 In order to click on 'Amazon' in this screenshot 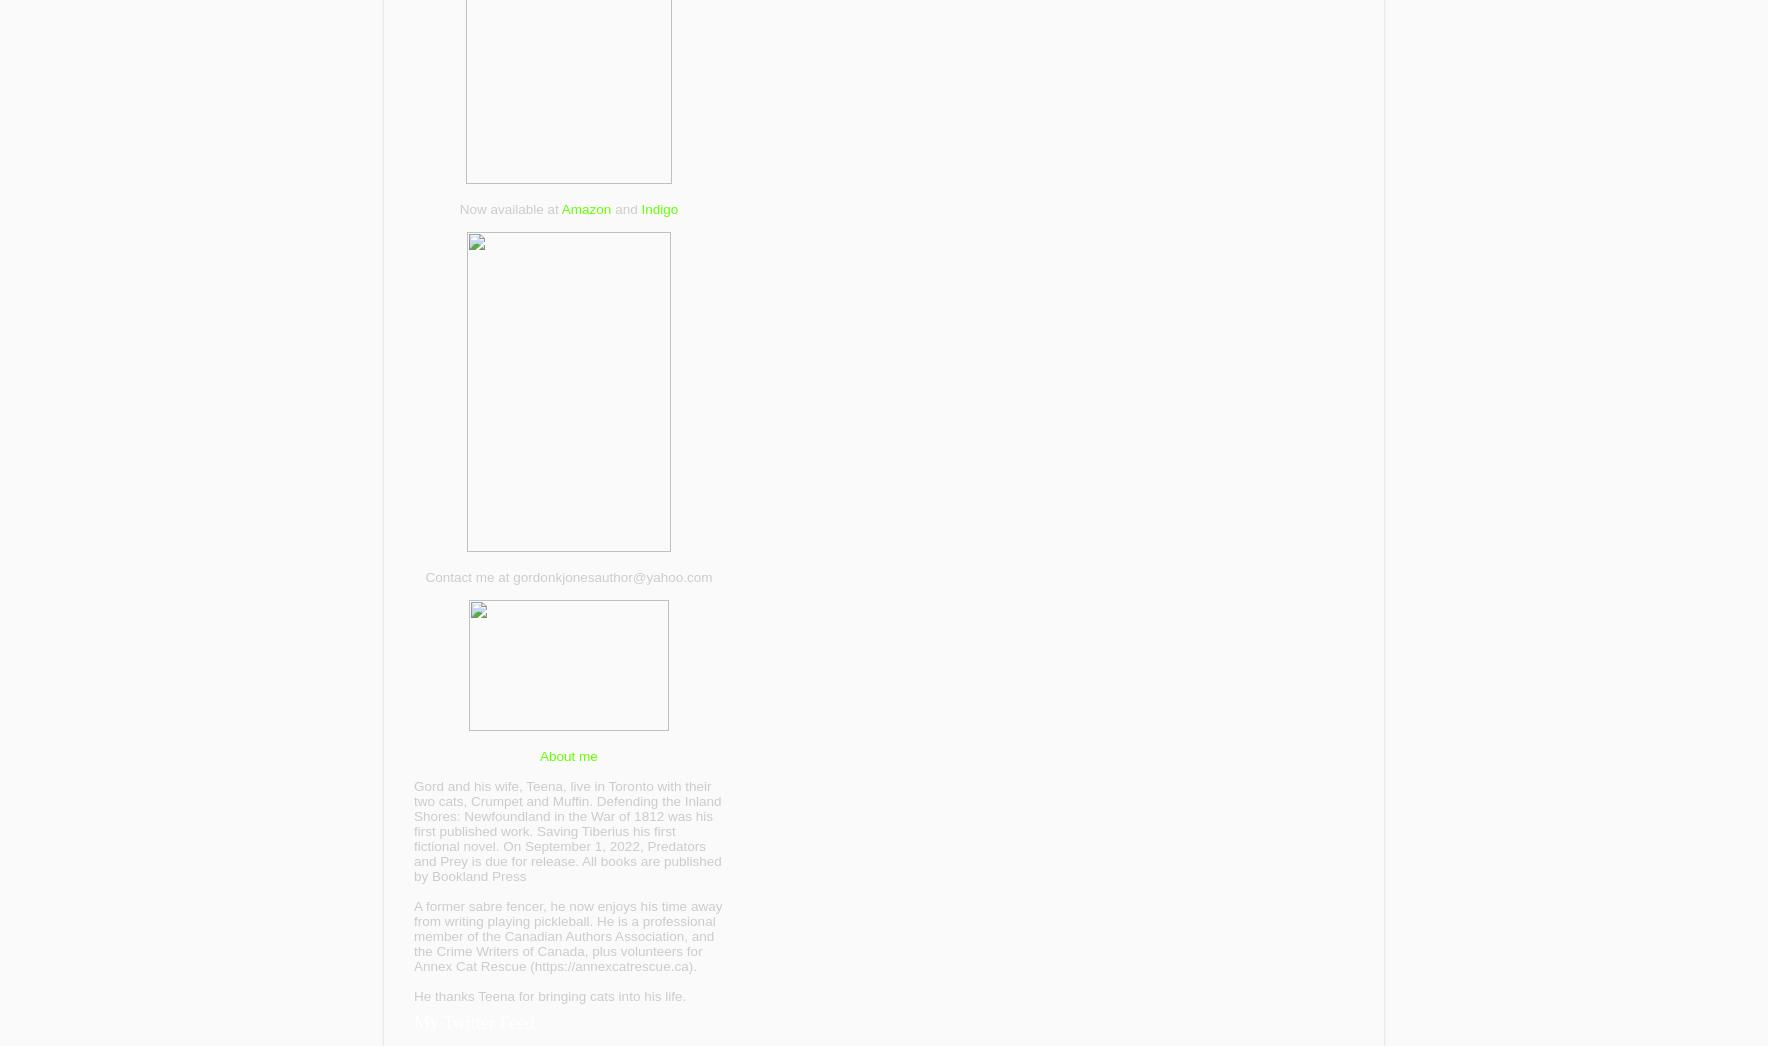, I will do `click(584, 208)`.